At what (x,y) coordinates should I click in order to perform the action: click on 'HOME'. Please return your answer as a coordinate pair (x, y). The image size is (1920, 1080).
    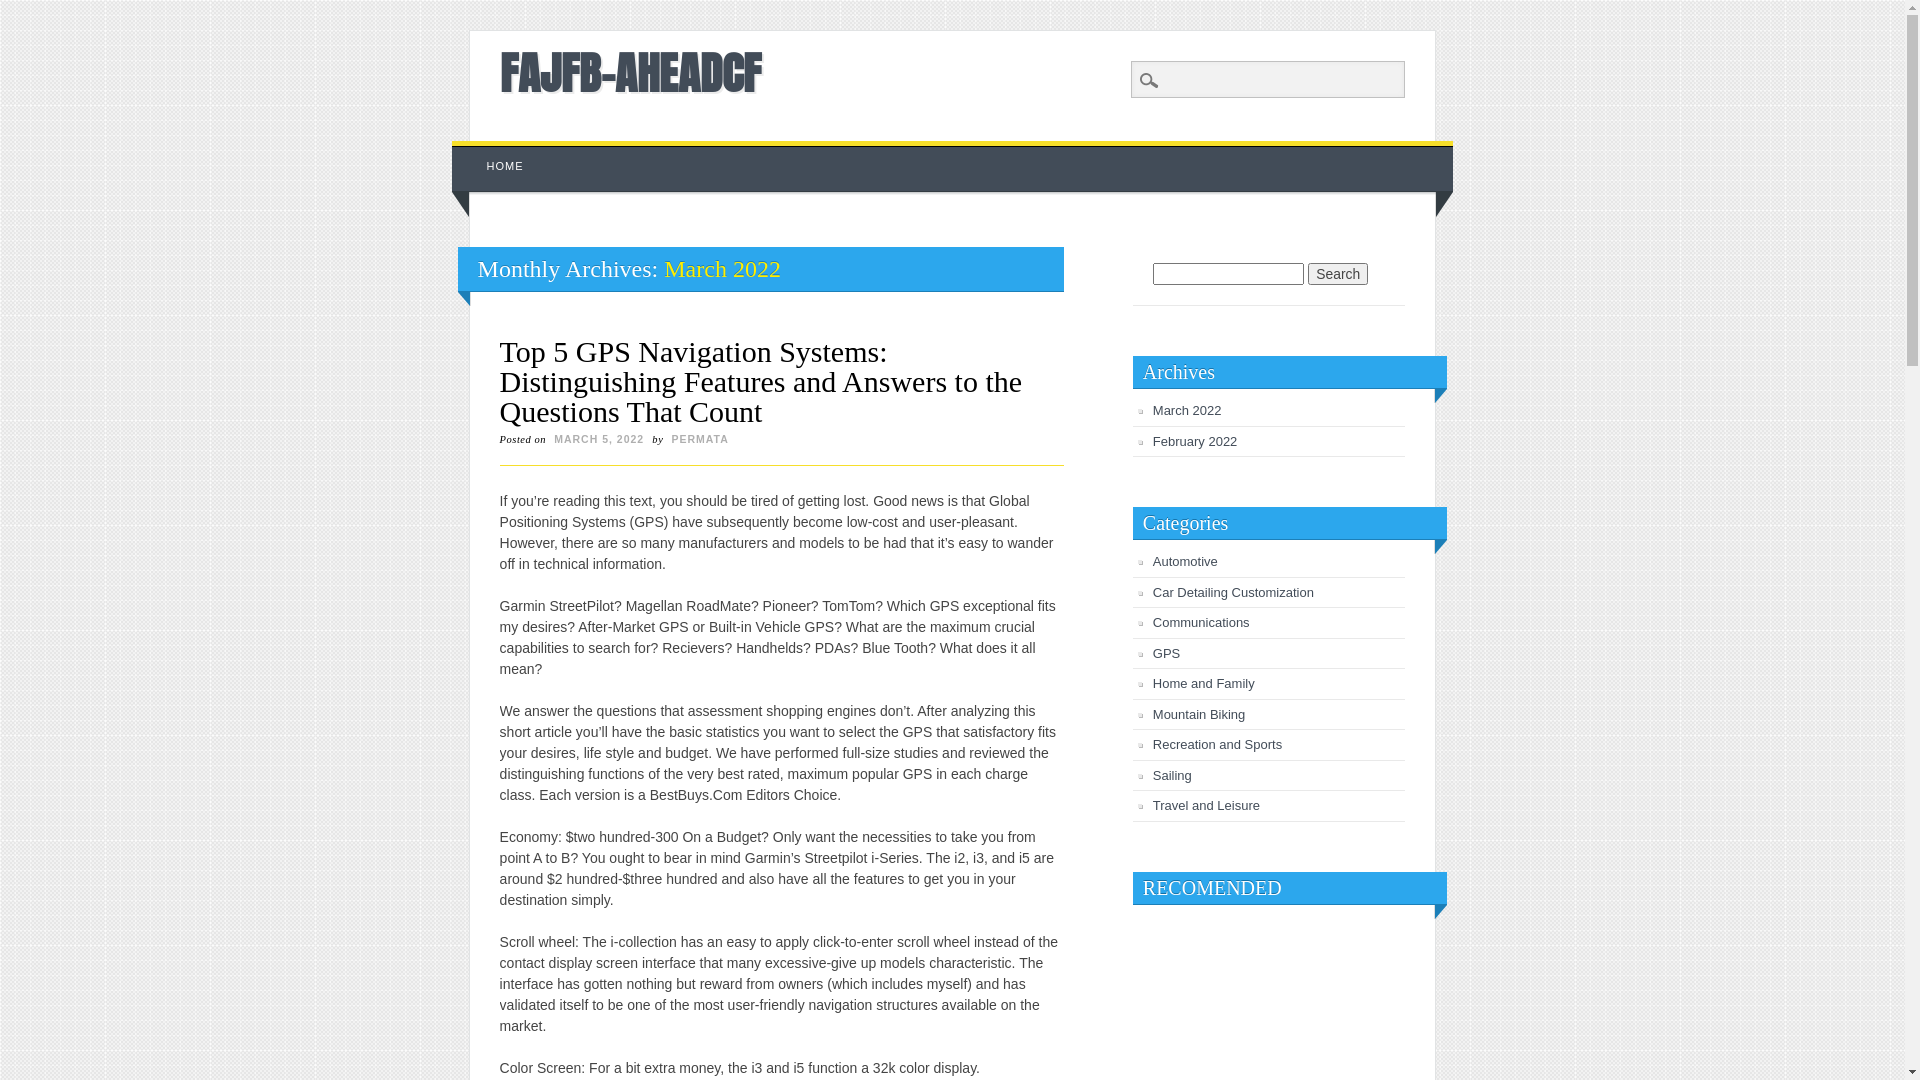
    Looking at the image, I should click on (505, 165).